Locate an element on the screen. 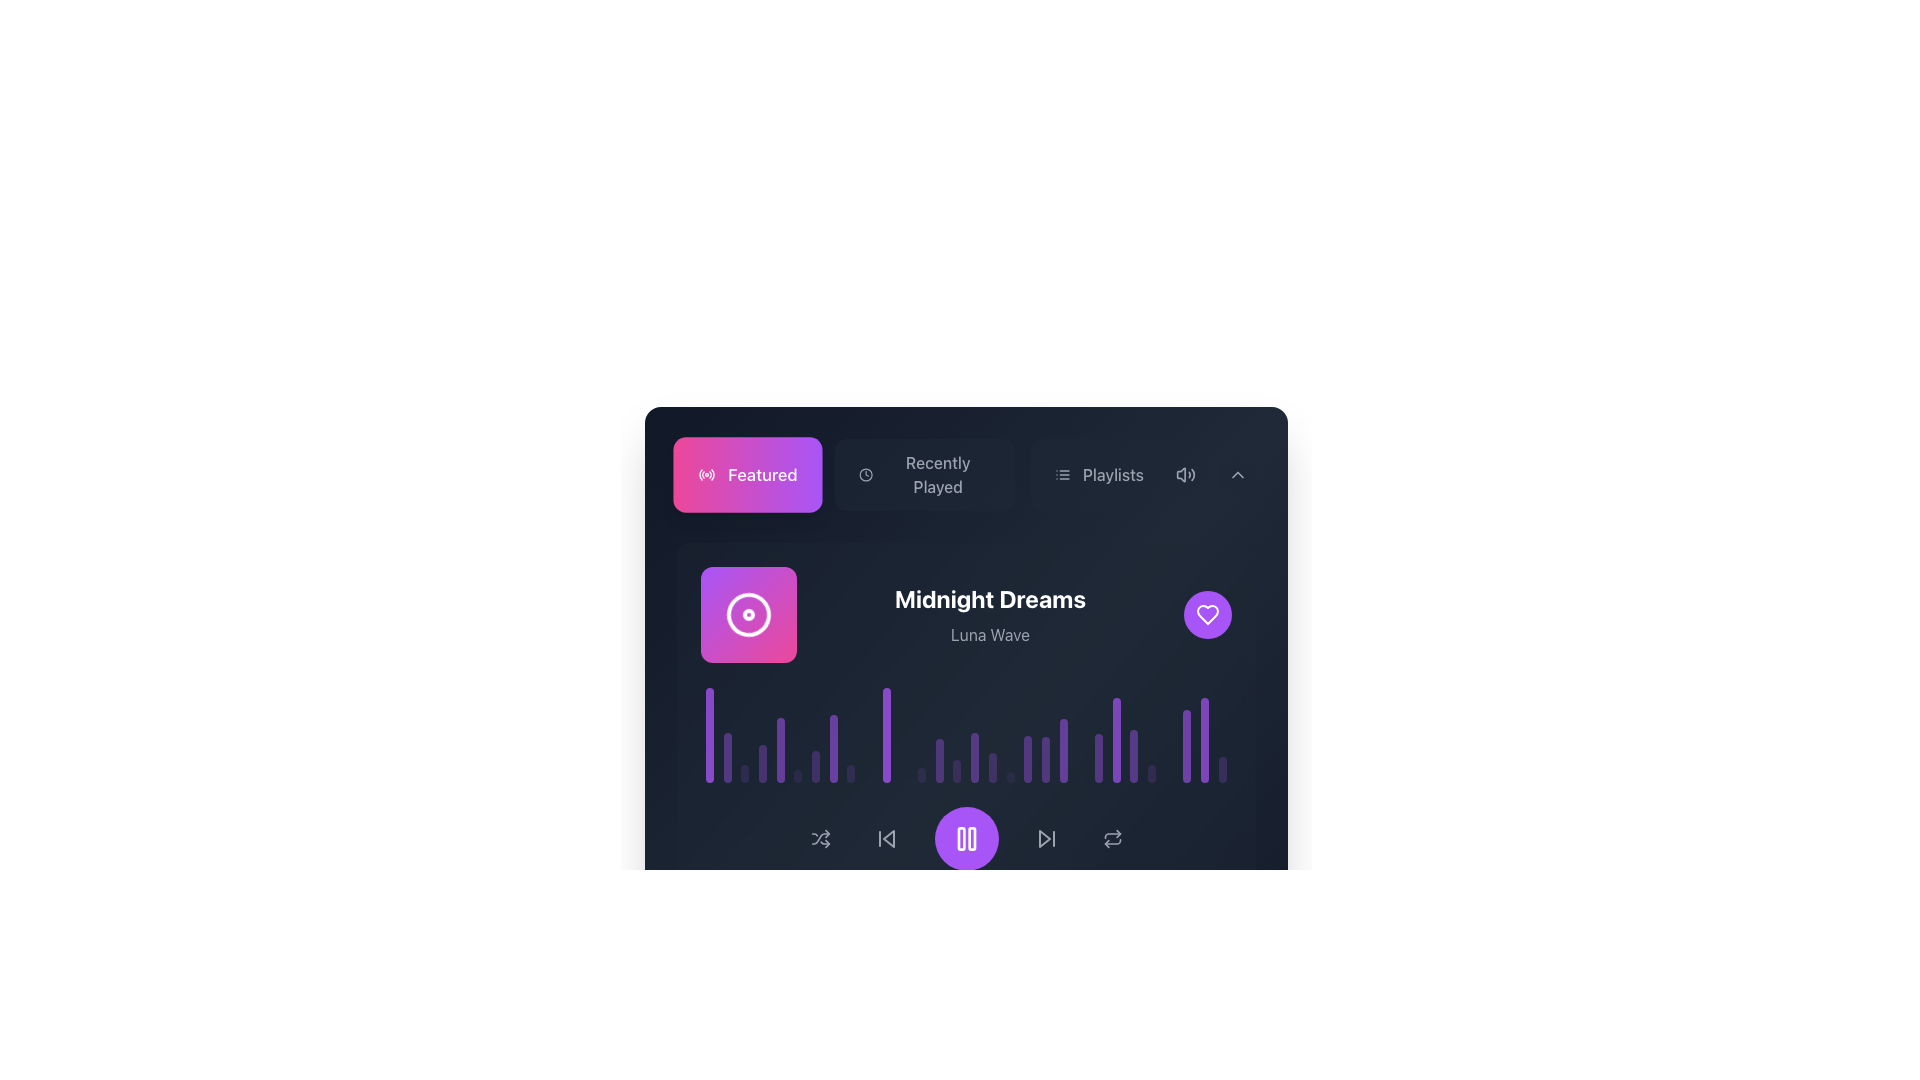  the waveform visualizer element located below the labels 'Midnight Dreams' and 'Luna Wave' is located at coordinates (966, 735).